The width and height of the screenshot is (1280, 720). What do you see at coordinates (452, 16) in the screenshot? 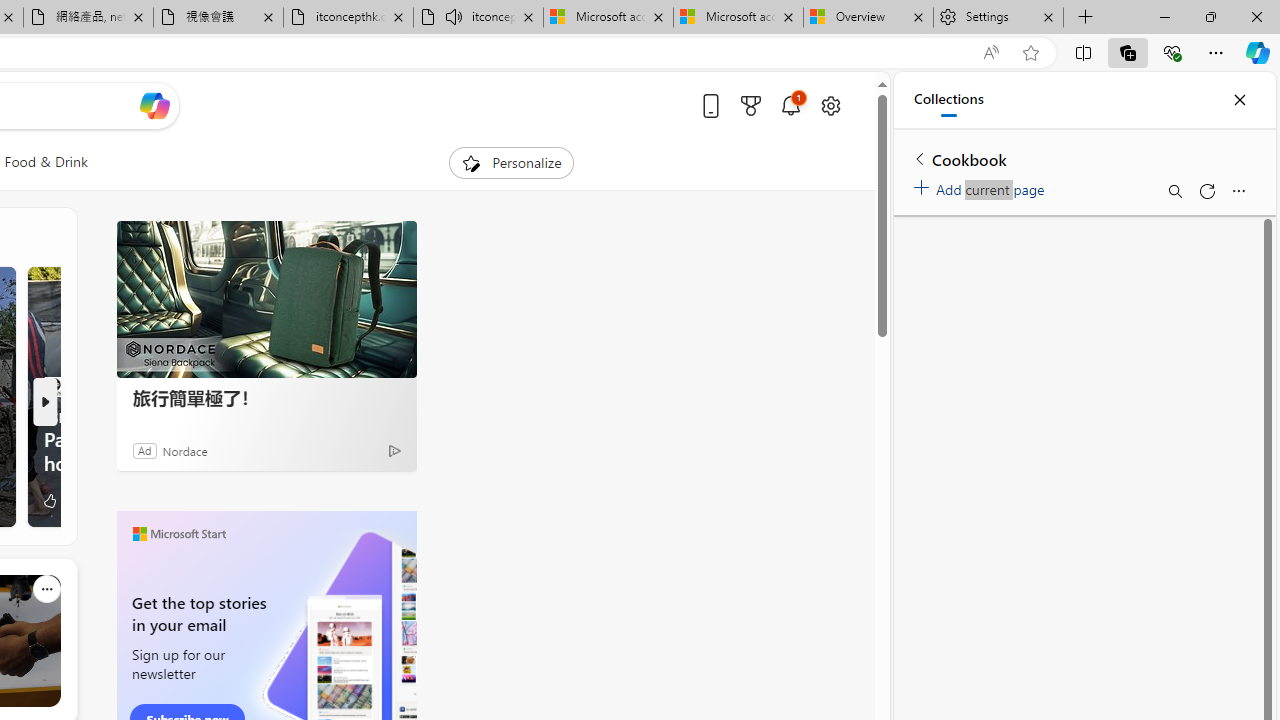
I see `'Mute tab'` at bounding box center [452, 16].